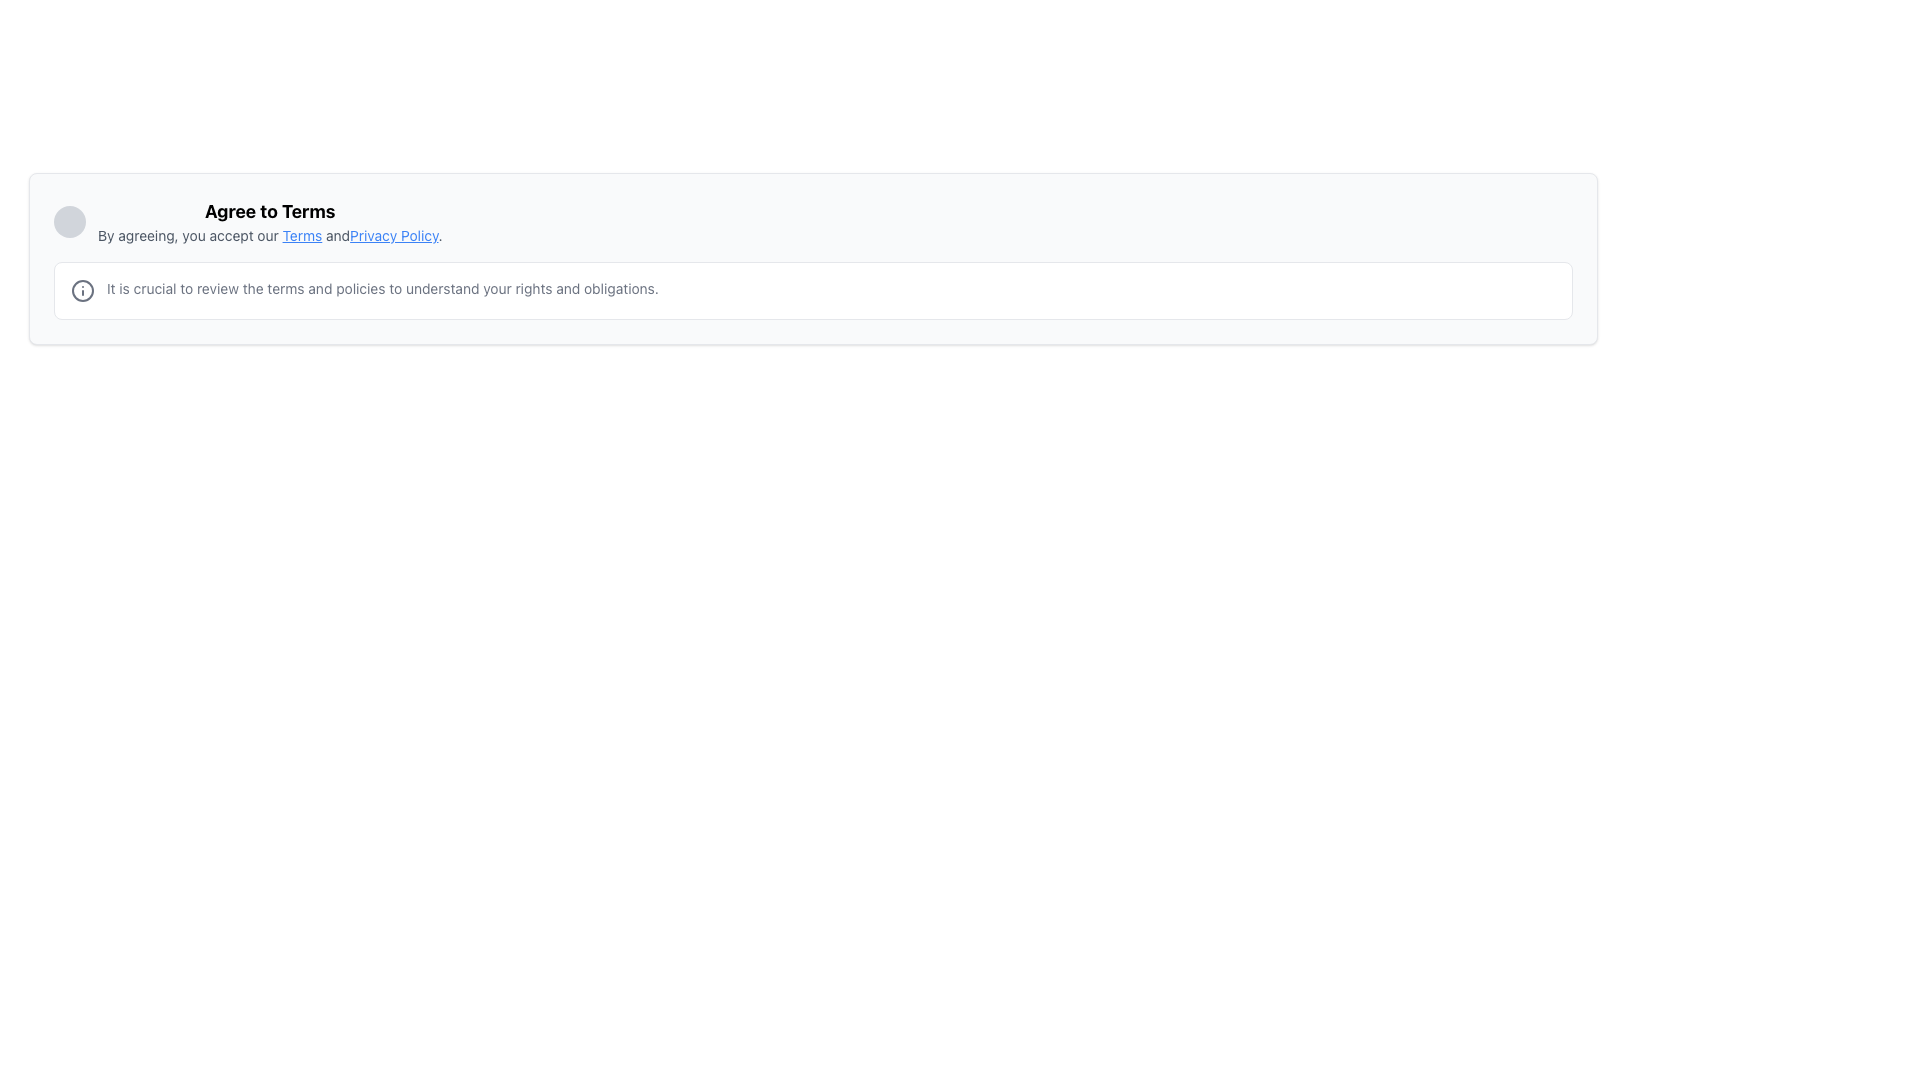 The height and width of the screenshot is (1080, 1920). What do you see at coordinates (813, 222) in the screenshot?
I see `the embedded links within the User Agreement Section, which is the topmost item in a bordered box` at bounding box center [813, 222].